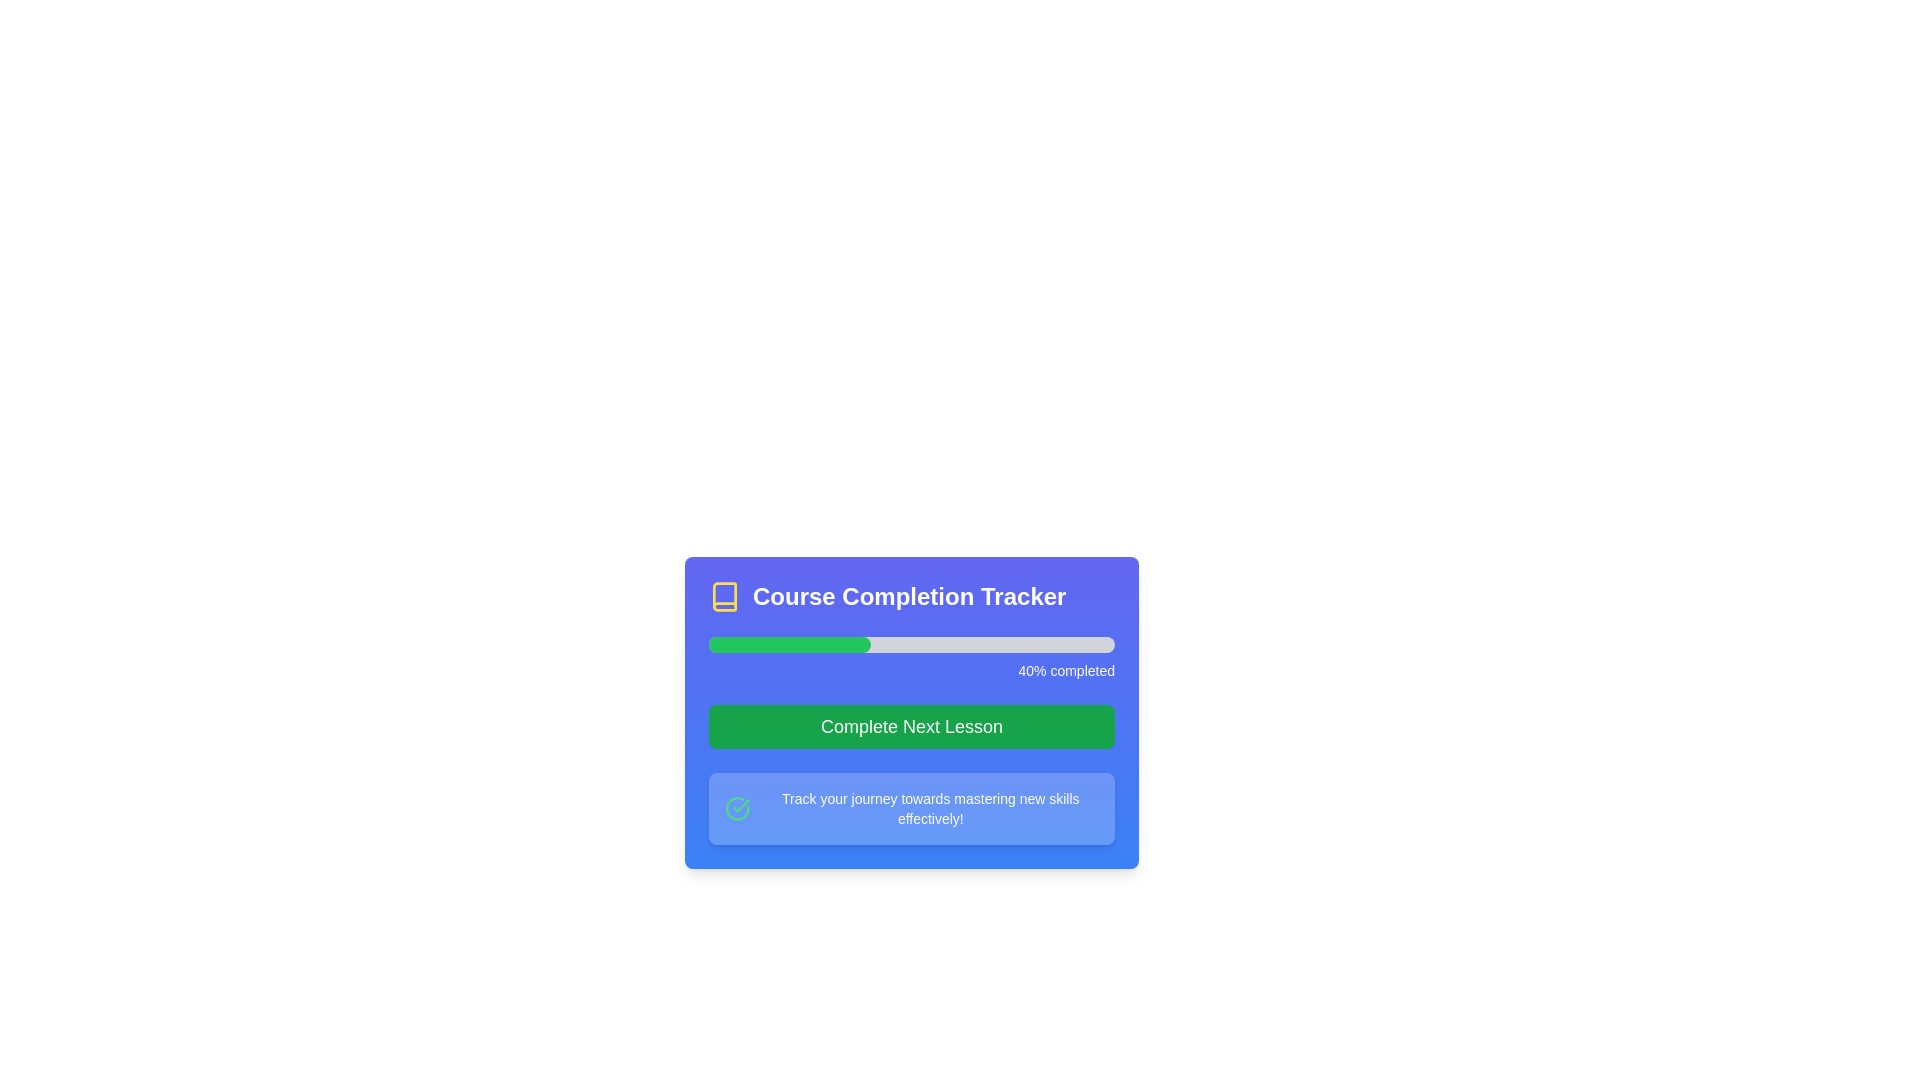  I want to click on the visual indicator icon located at the bottom-right of the course progress card, which marks a step as completed or verified, so click(740, 804).